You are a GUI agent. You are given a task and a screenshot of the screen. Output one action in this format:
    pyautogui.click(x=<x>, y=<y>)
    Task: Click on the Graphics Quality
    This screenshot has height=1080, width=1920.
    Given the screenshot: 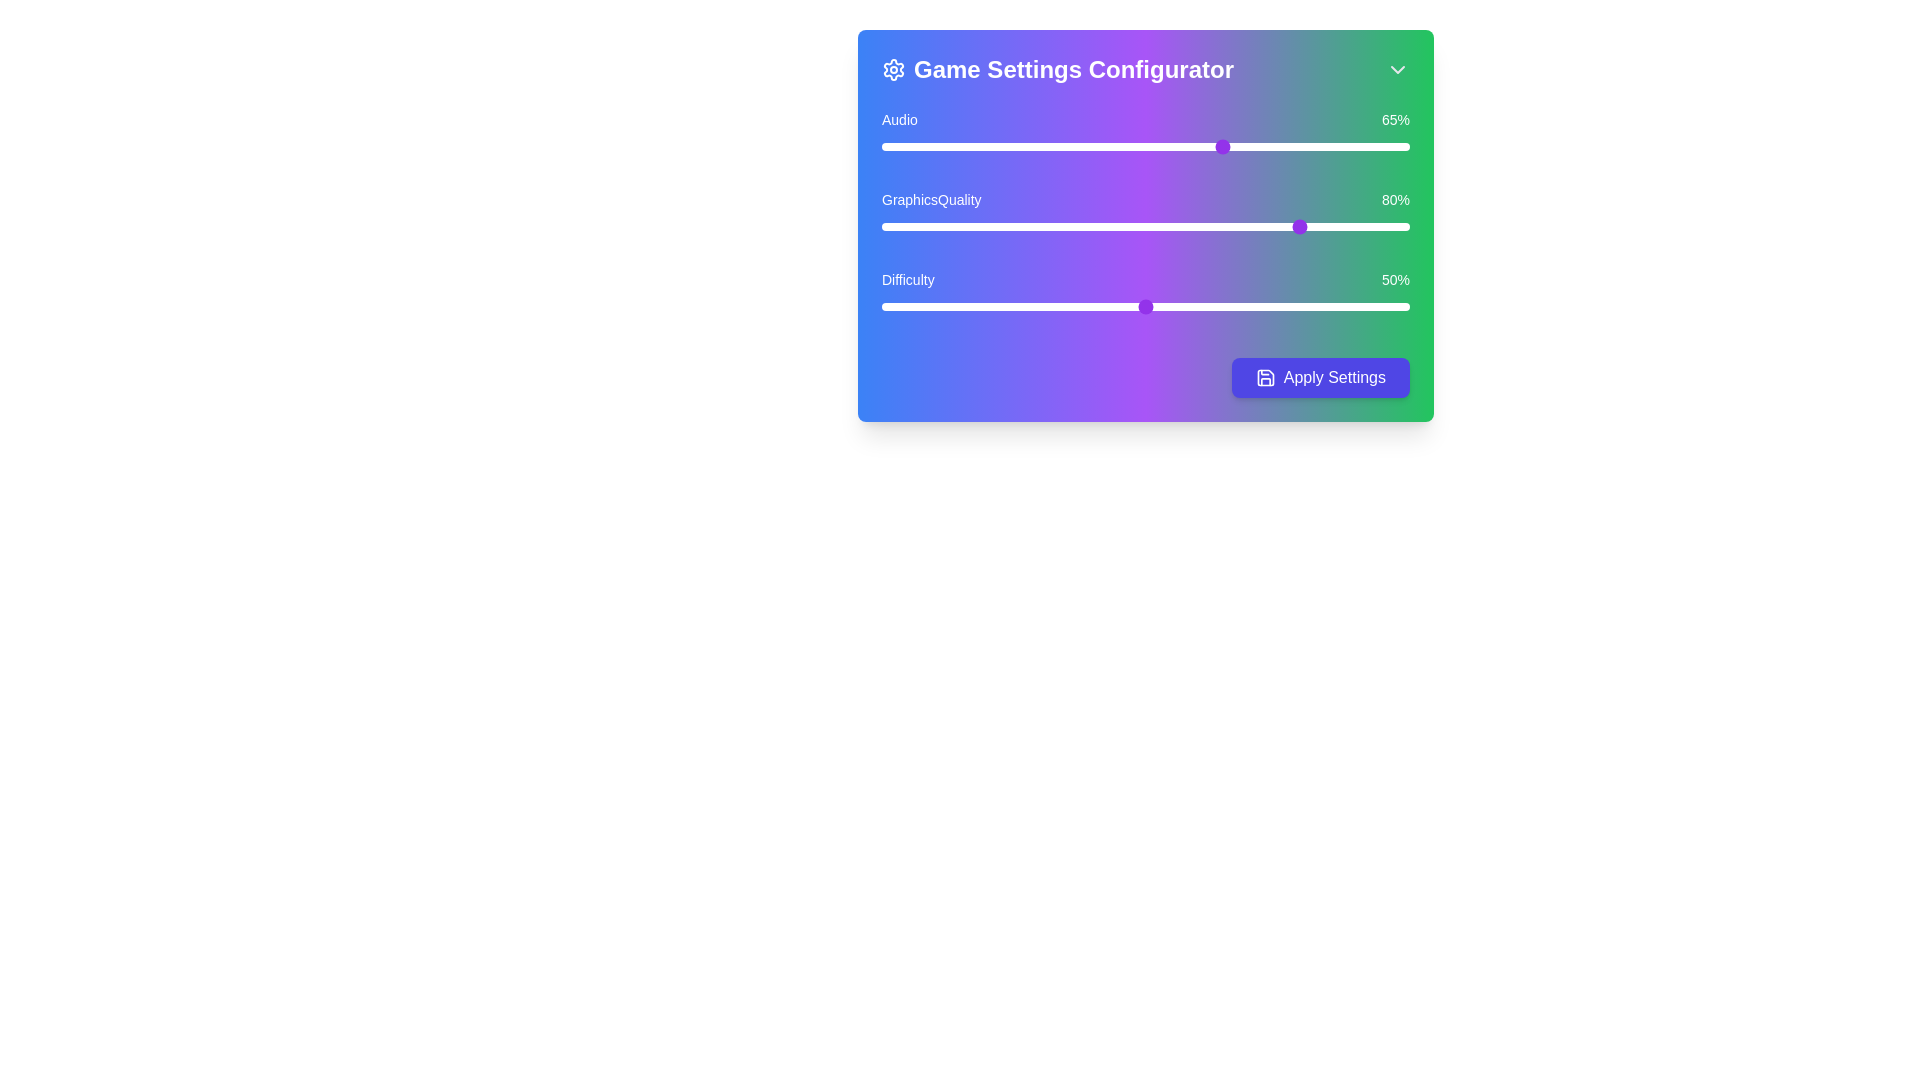 What is the action you would take?
    pyautogui.click(x=1151, y=226)
    